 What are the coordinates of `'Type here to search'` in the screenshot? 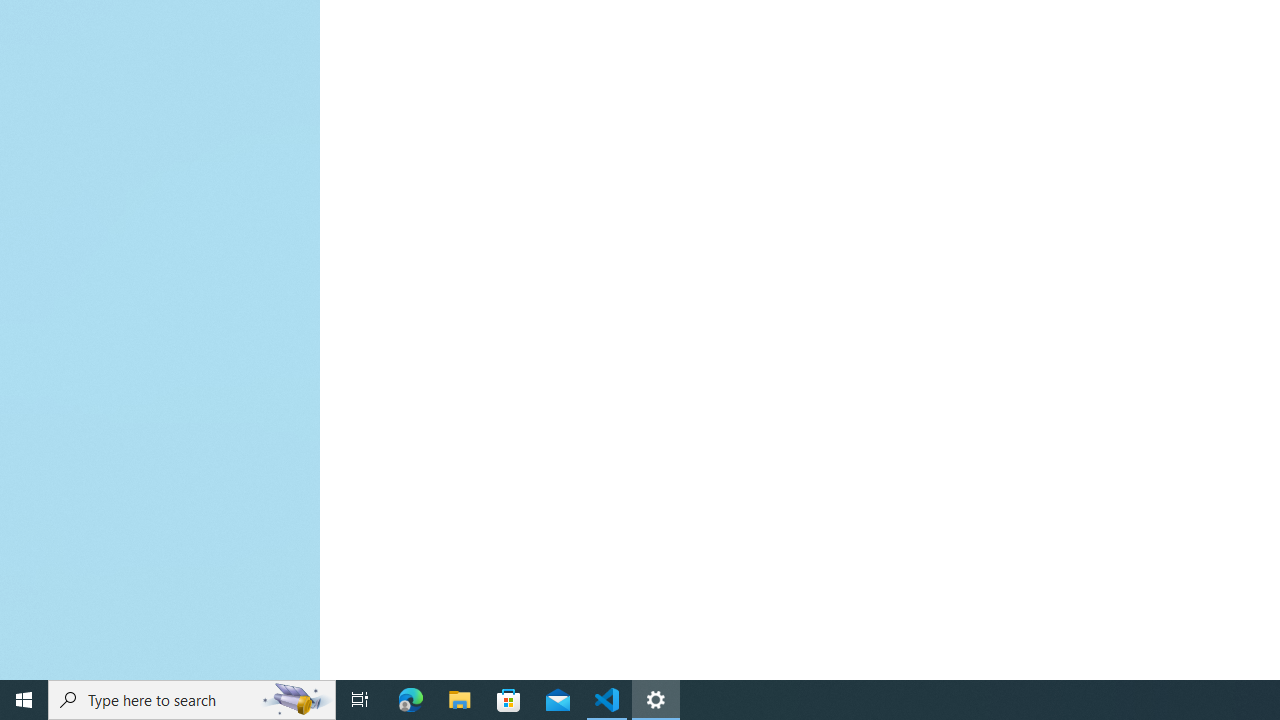 It's located at (192, 698).